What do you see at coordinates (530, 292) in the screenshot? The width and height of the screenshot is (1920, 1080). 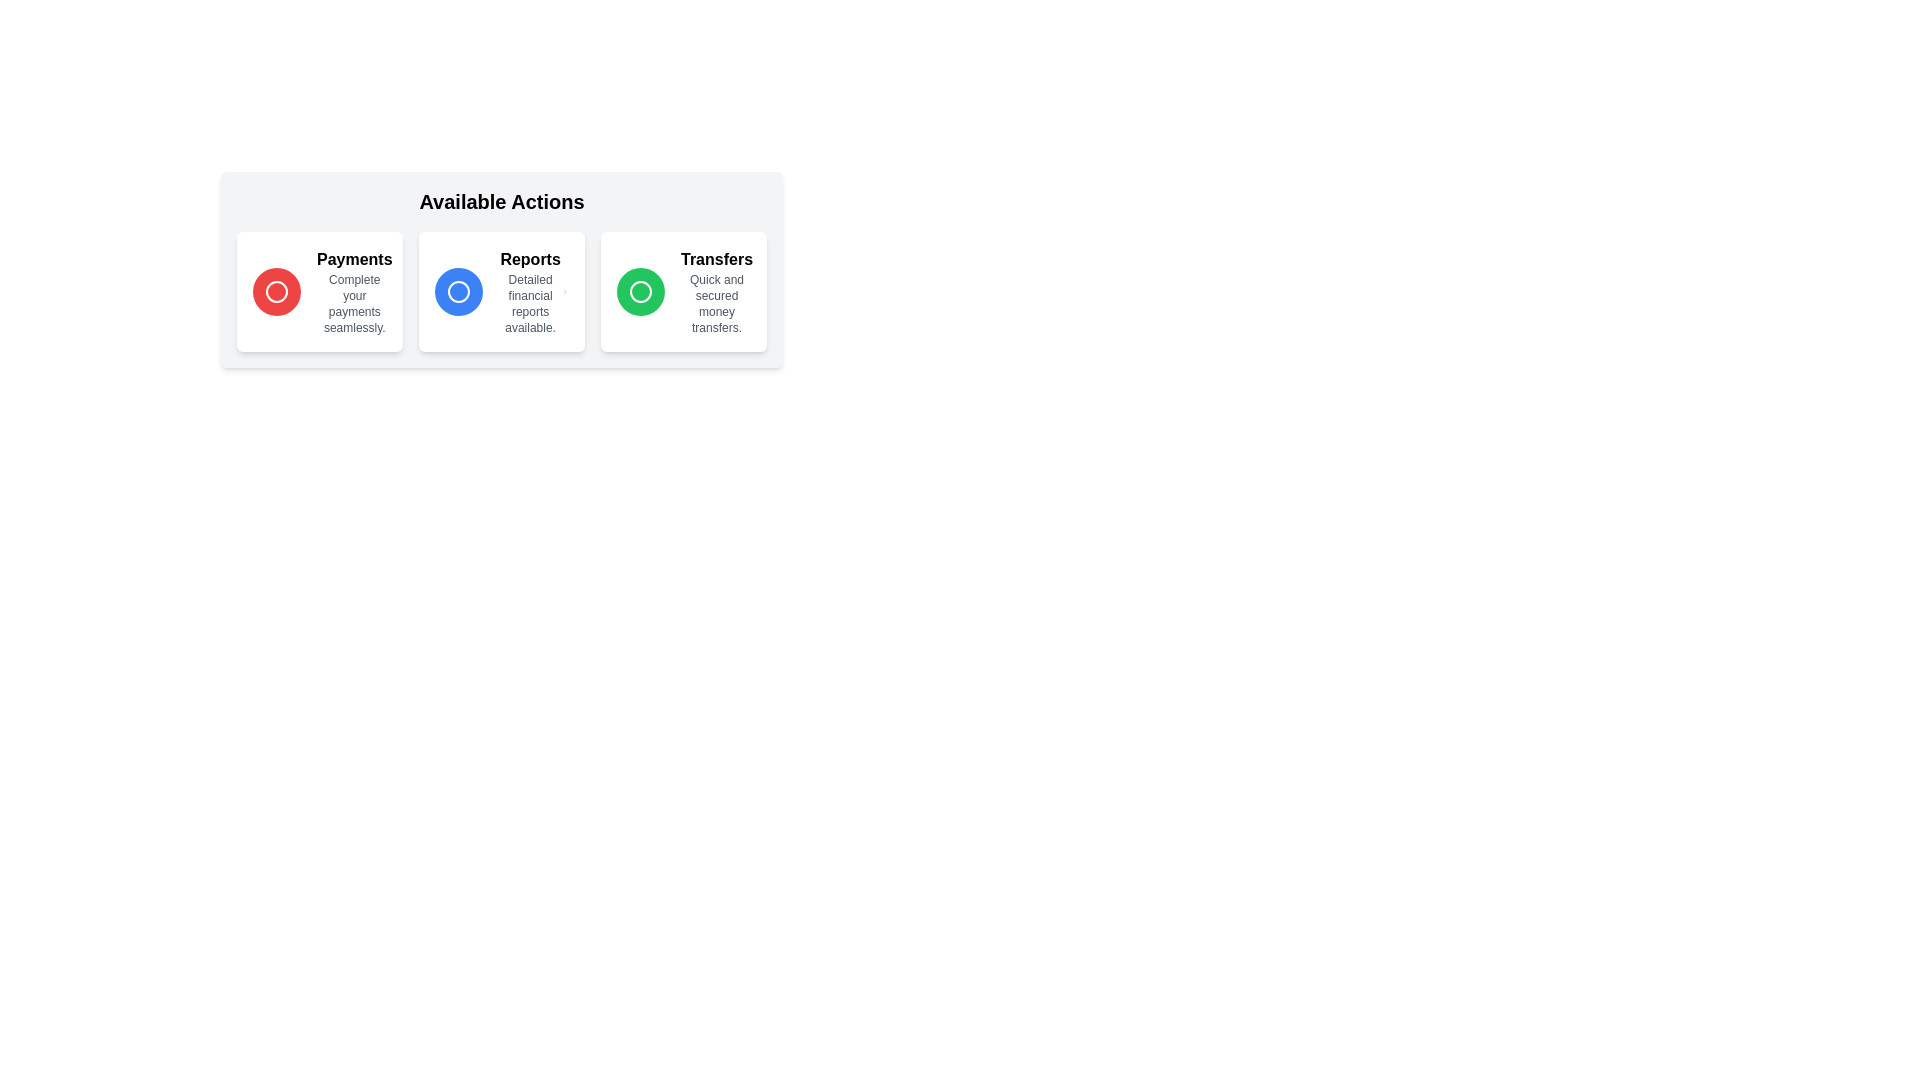 I see `information presented in the Text Display Block, which is the second card under the header 'Available Actions.'` at bounding box center [530, 292].